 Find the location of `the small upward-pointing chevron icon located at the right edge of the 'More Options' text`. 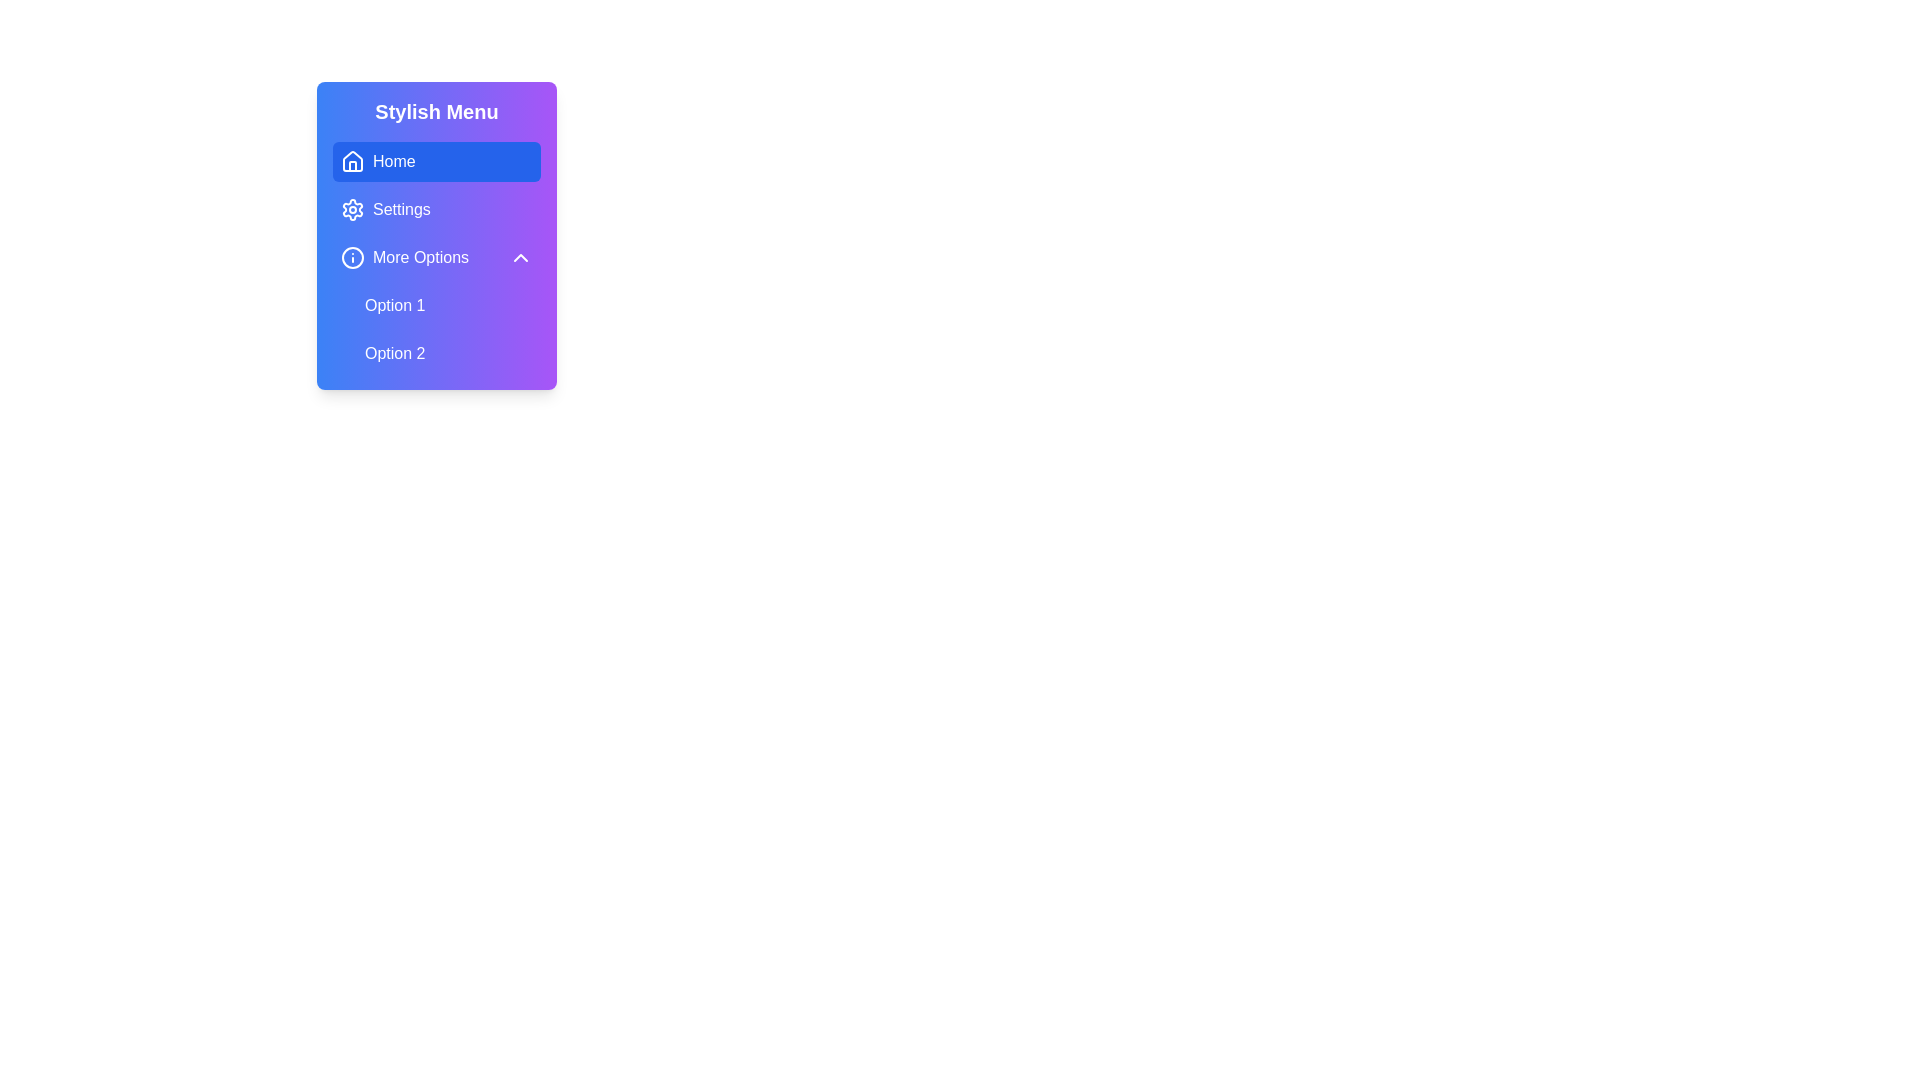

the small upward-pointing chevron icon located at the right edge of the 'More Options' text is located at coordinates (521, 257).